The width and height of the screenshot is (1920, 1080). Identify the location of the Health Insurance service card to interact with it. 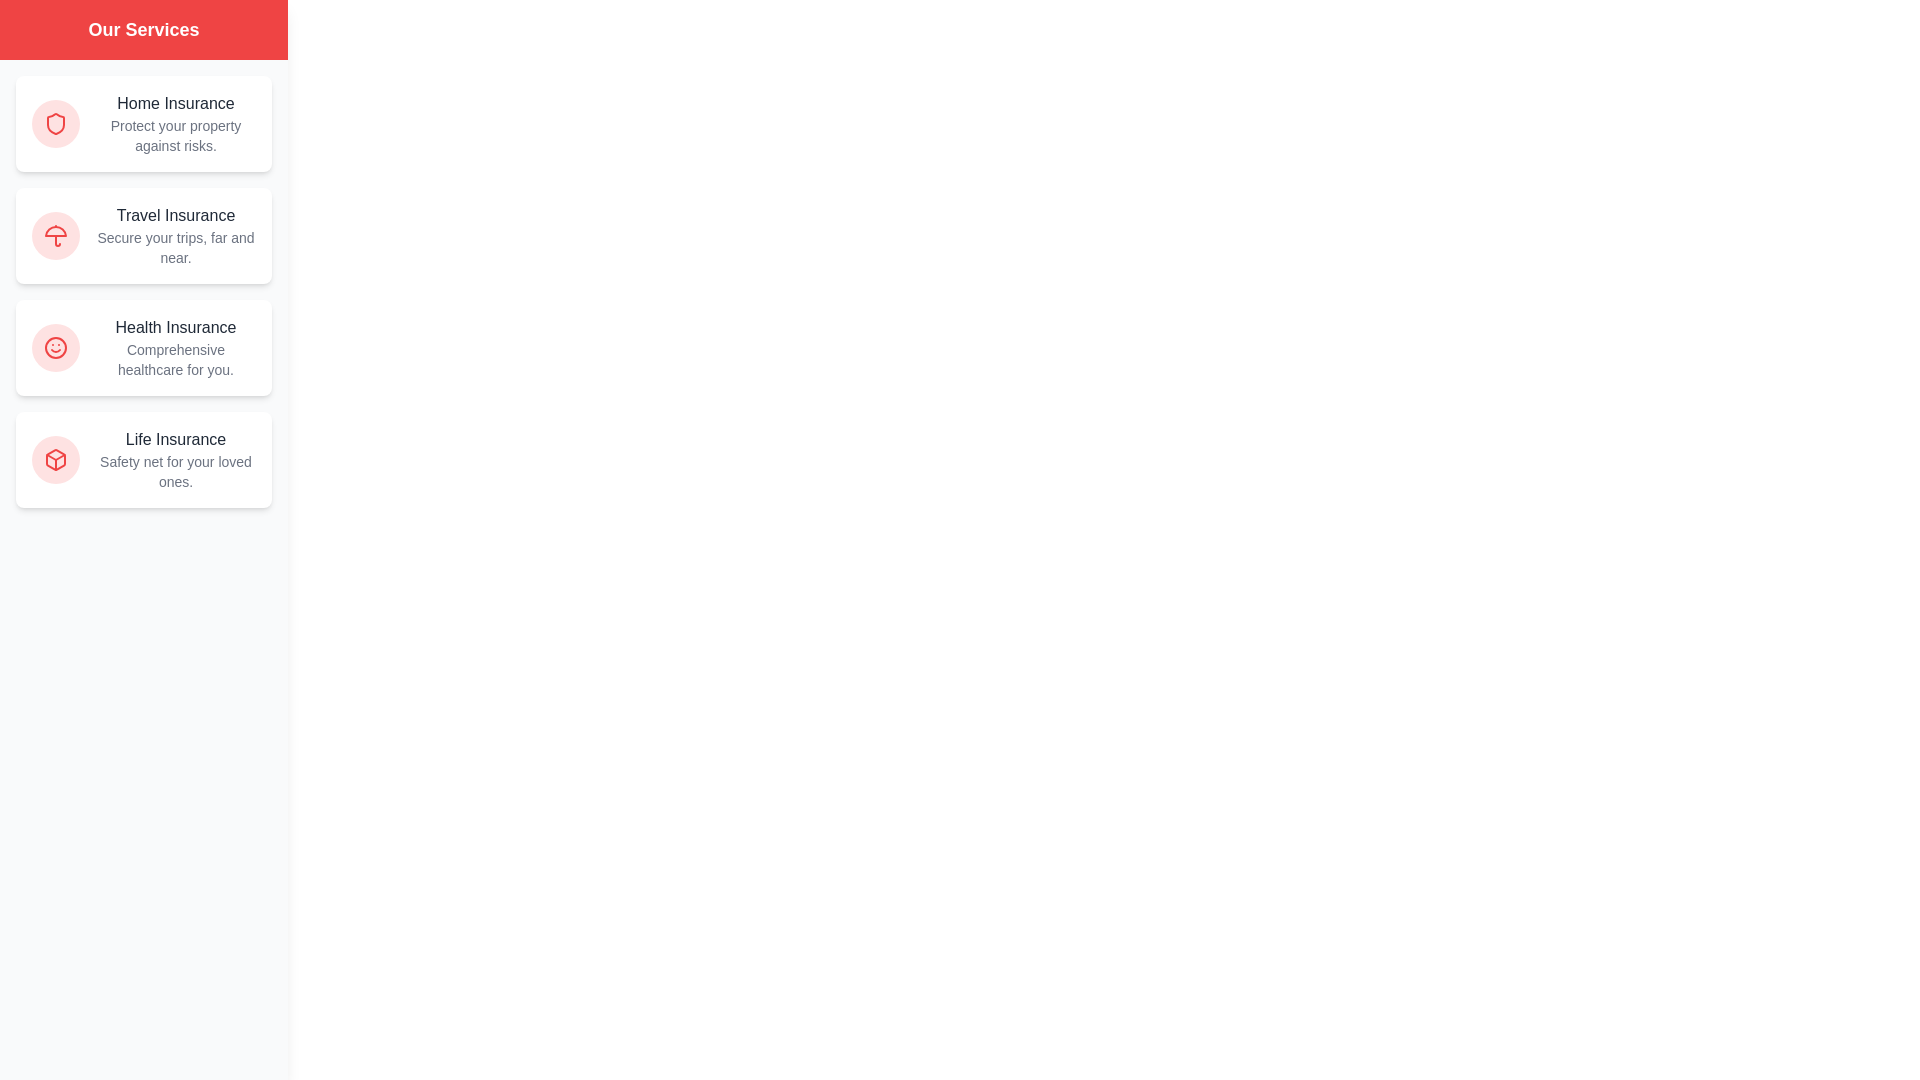
(143, 346).